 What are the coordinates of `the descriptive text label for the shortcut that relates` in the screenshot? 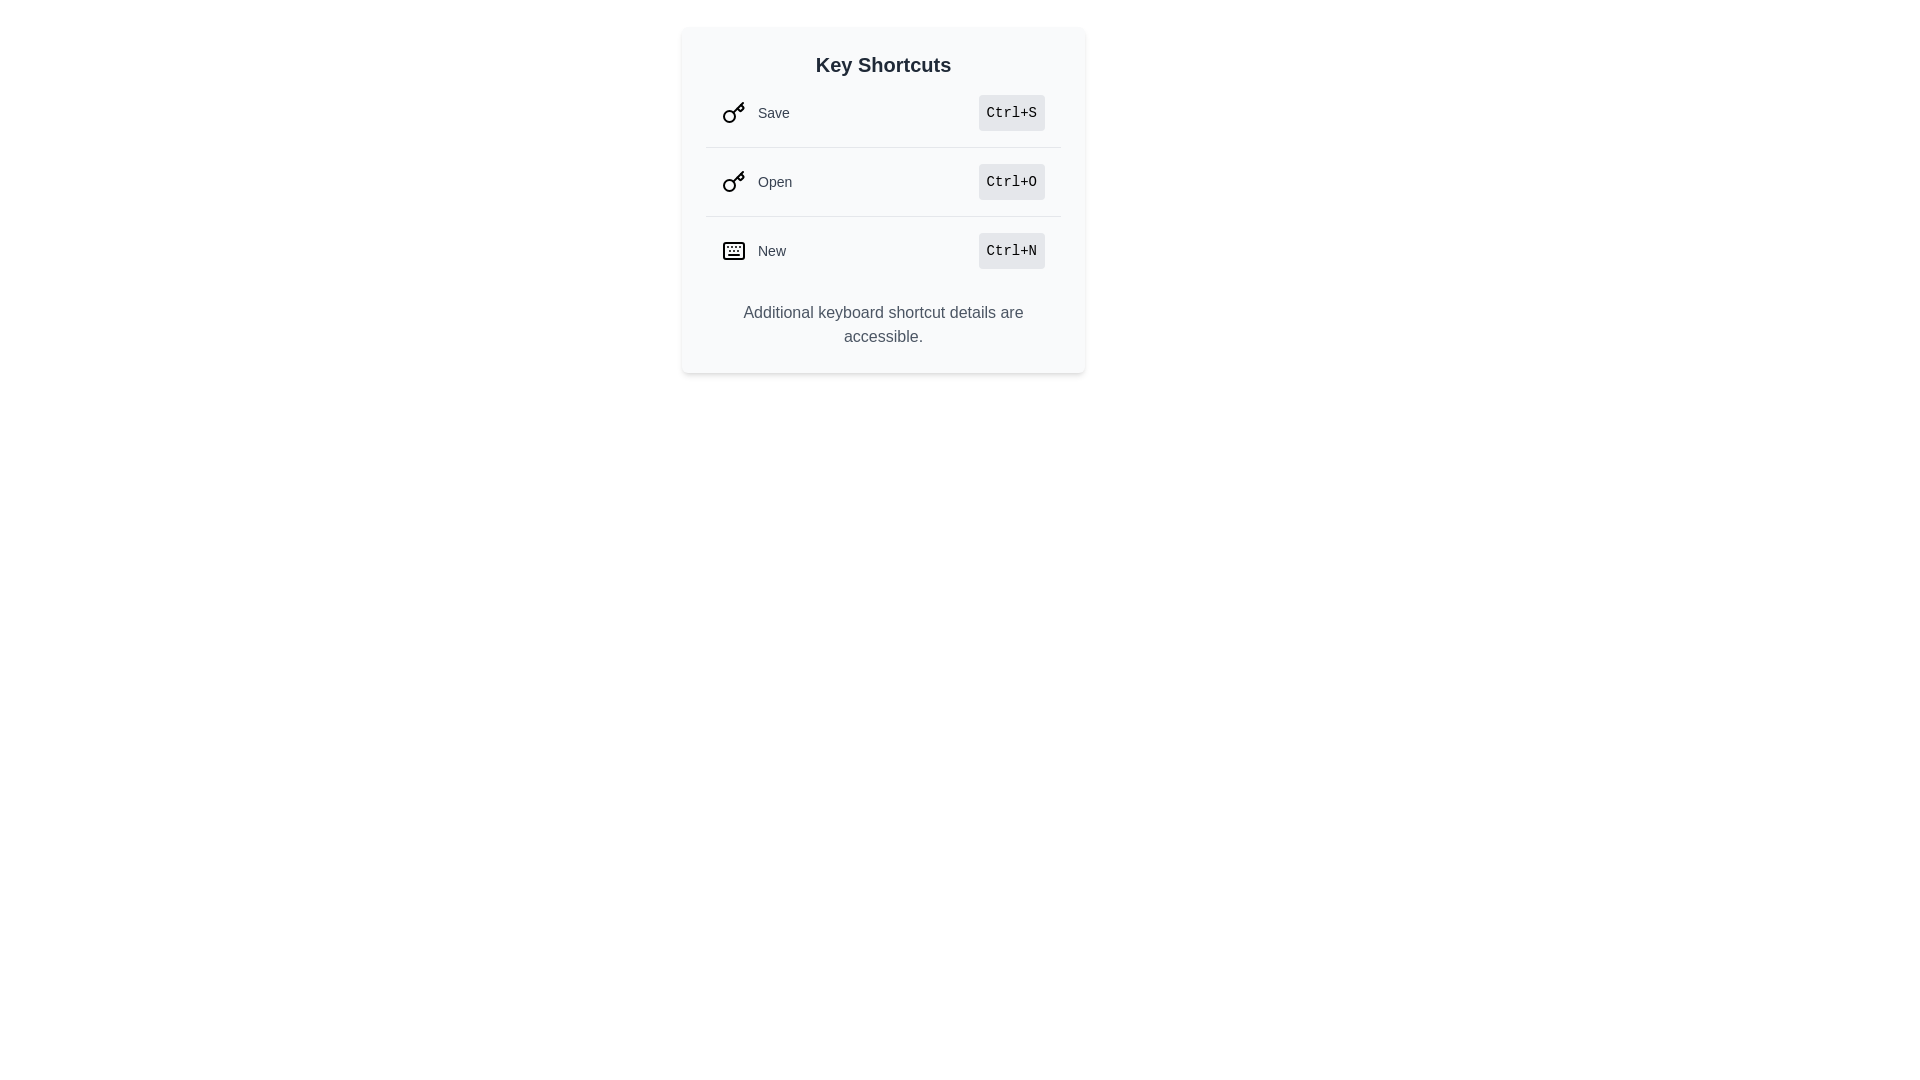 It's located at (774, 181).